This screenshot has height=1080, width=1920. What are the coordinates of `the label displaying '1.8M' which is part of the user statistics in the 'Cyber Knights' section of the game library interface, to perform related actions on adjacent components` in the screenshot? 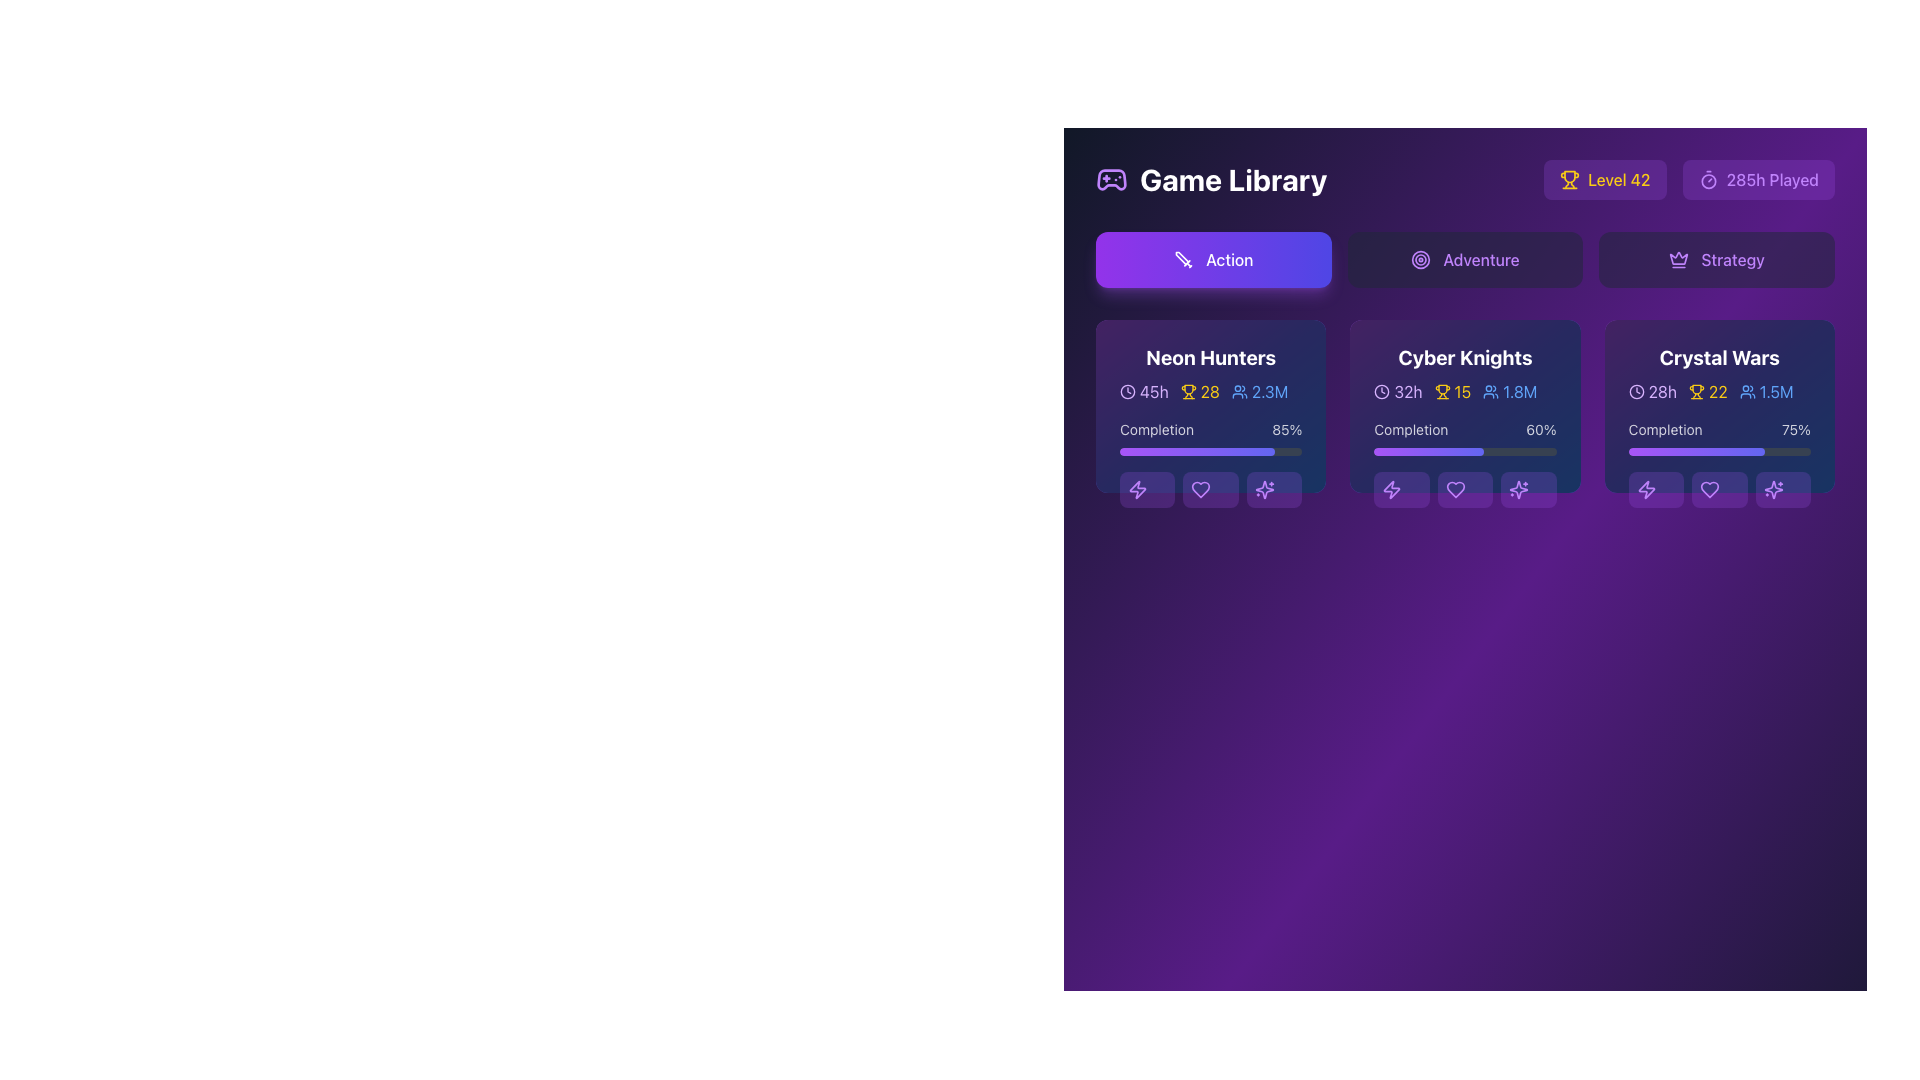 It's located at (1510, 392).